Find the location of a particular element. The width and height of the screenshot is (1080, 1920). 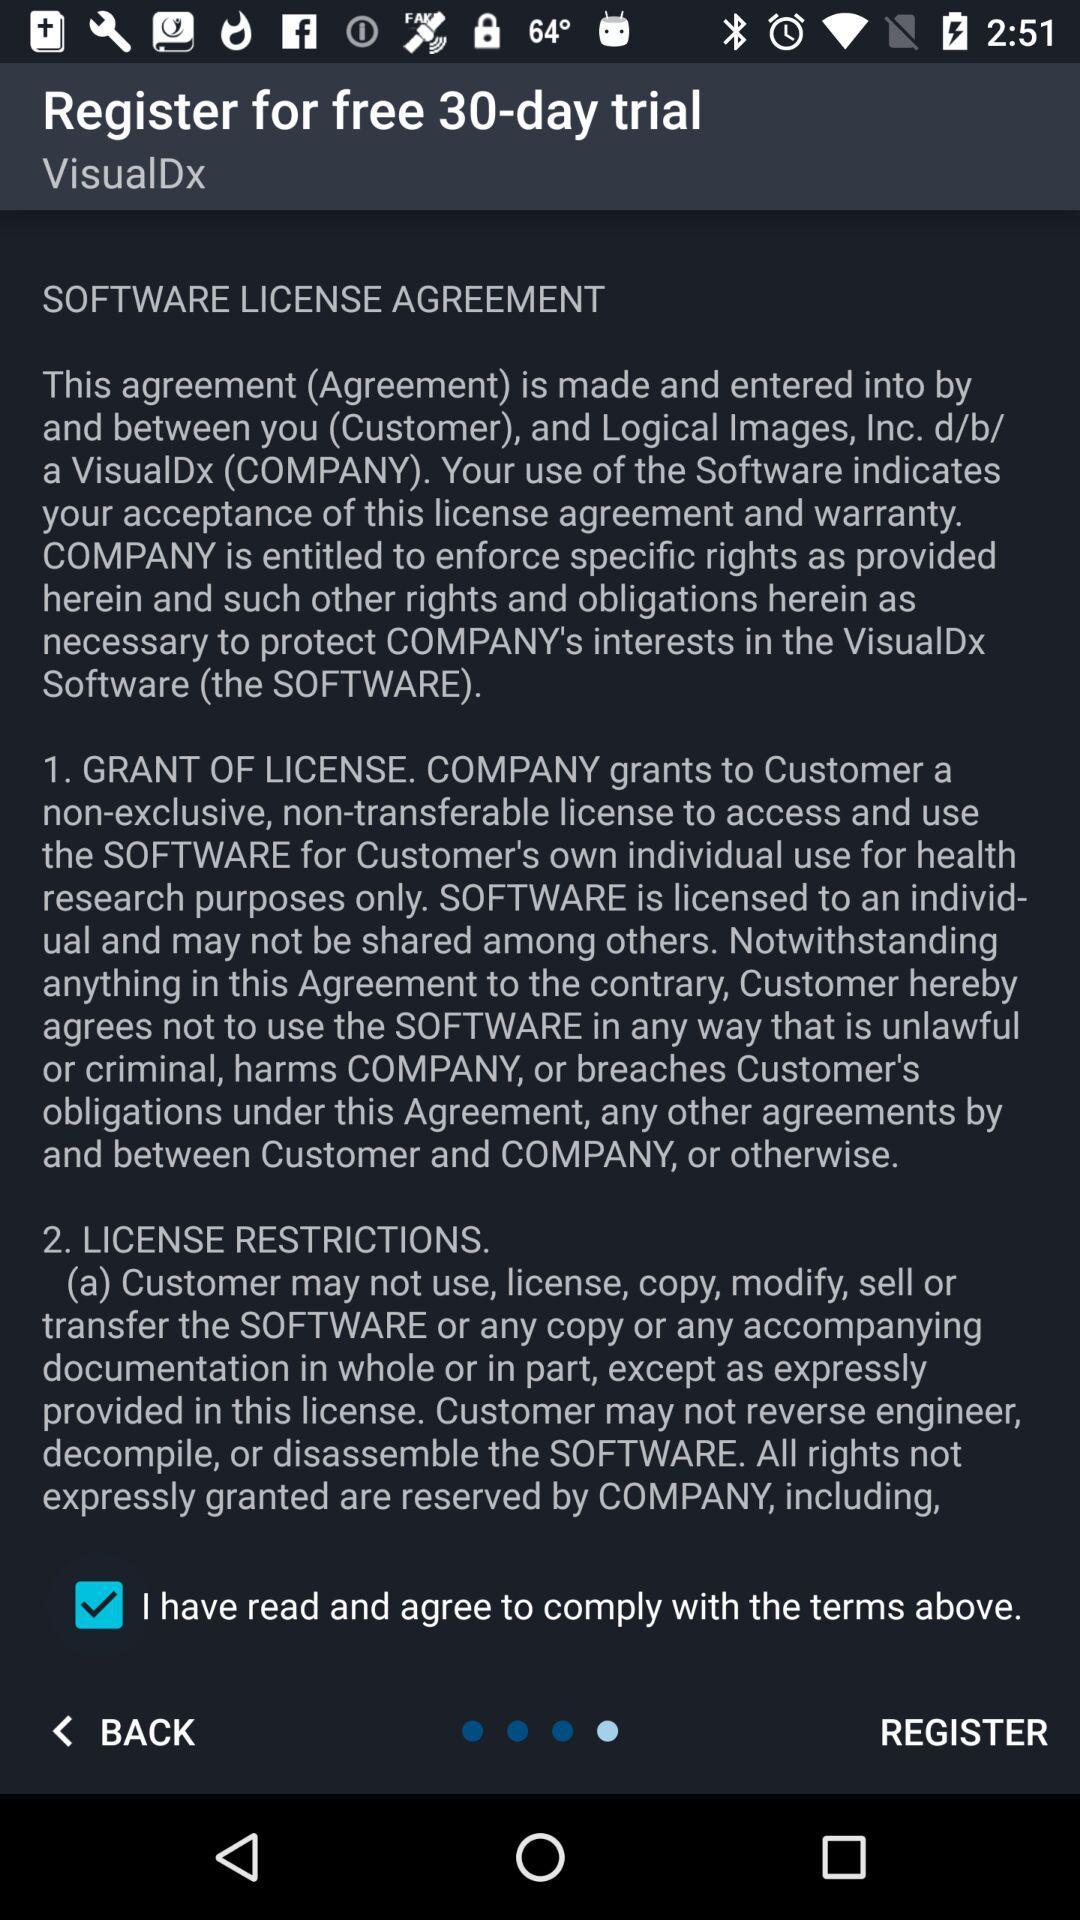

i have read item is located at coordinates (540, 1604).